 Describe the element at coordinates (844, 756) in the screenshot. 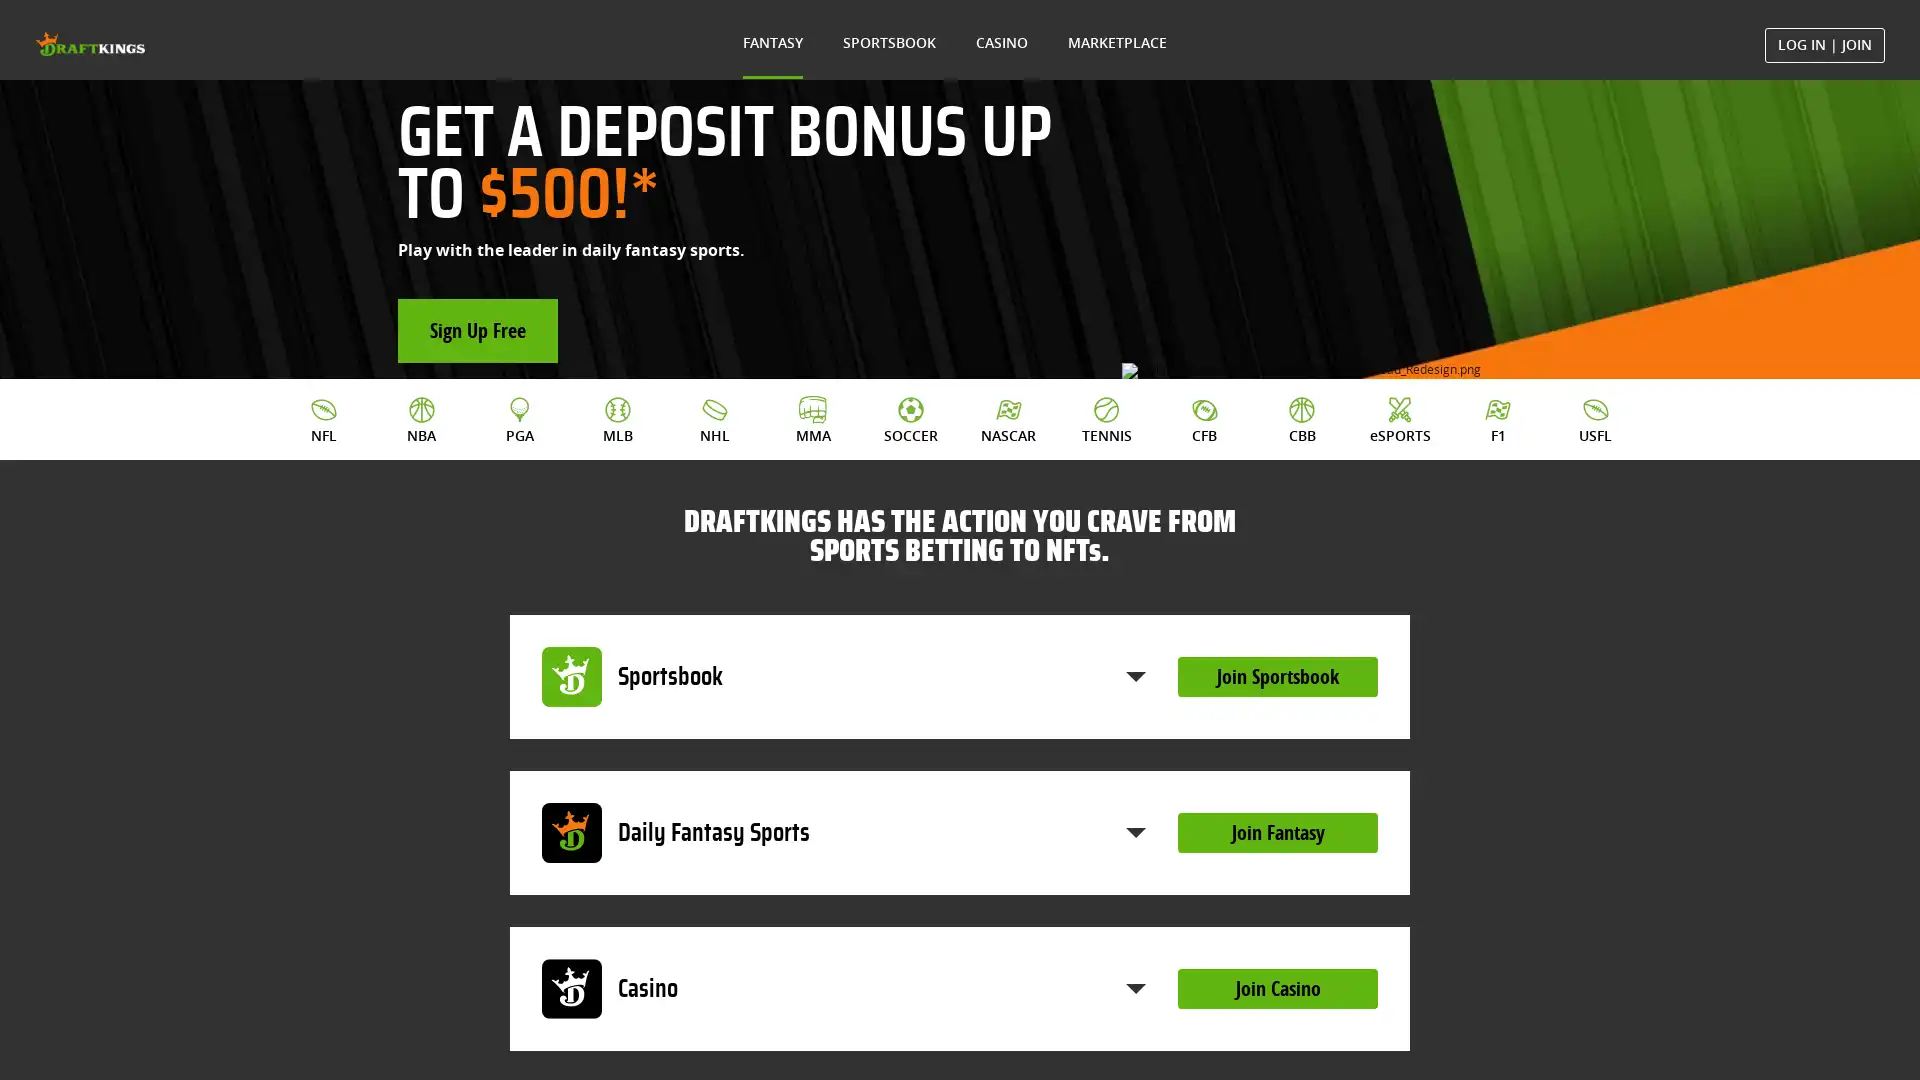

I see `SB_Icon.svg Sportsbook` at that location.